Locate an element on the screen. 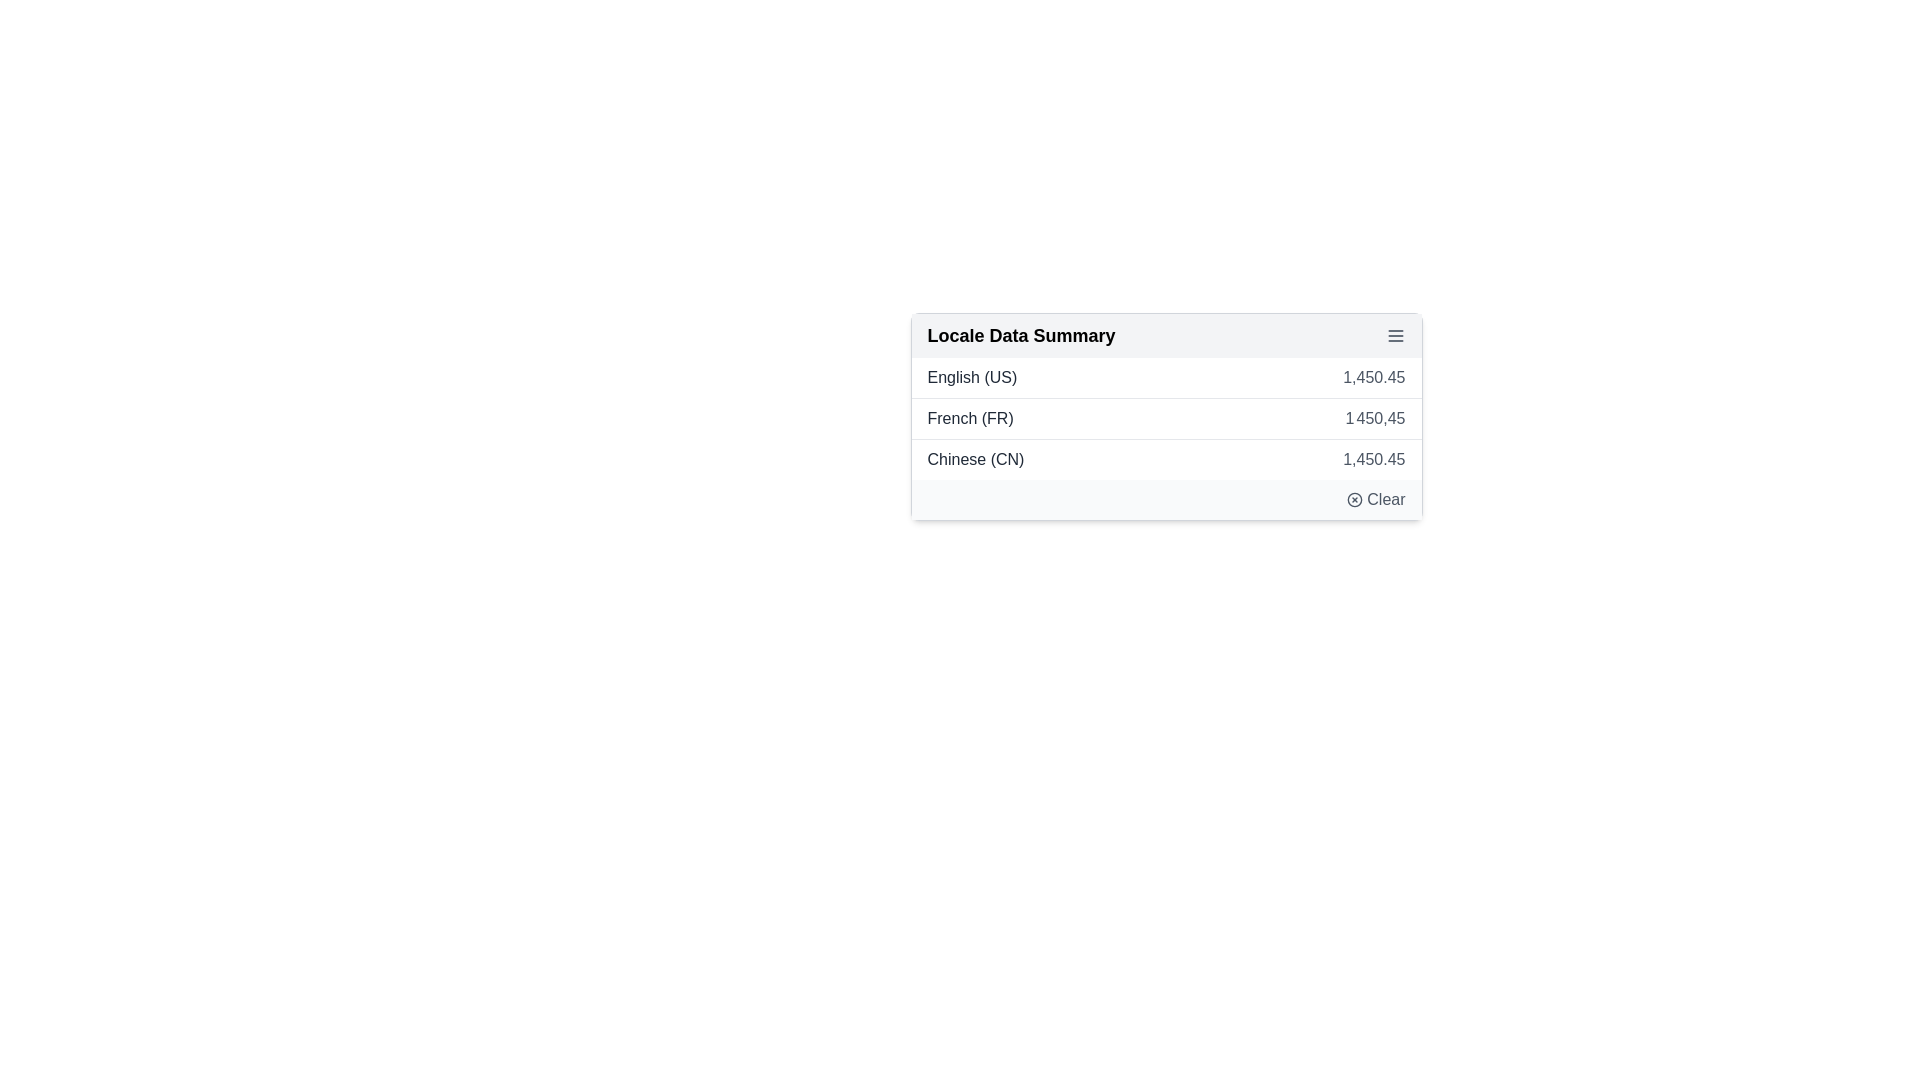 The width and height of the screenshot is (1920, 1080). the first row of the list displaying 'English (US)' and '1,450.45' within the 'Locale Data Summary' bordered box is located at coordinates (1166, 378).